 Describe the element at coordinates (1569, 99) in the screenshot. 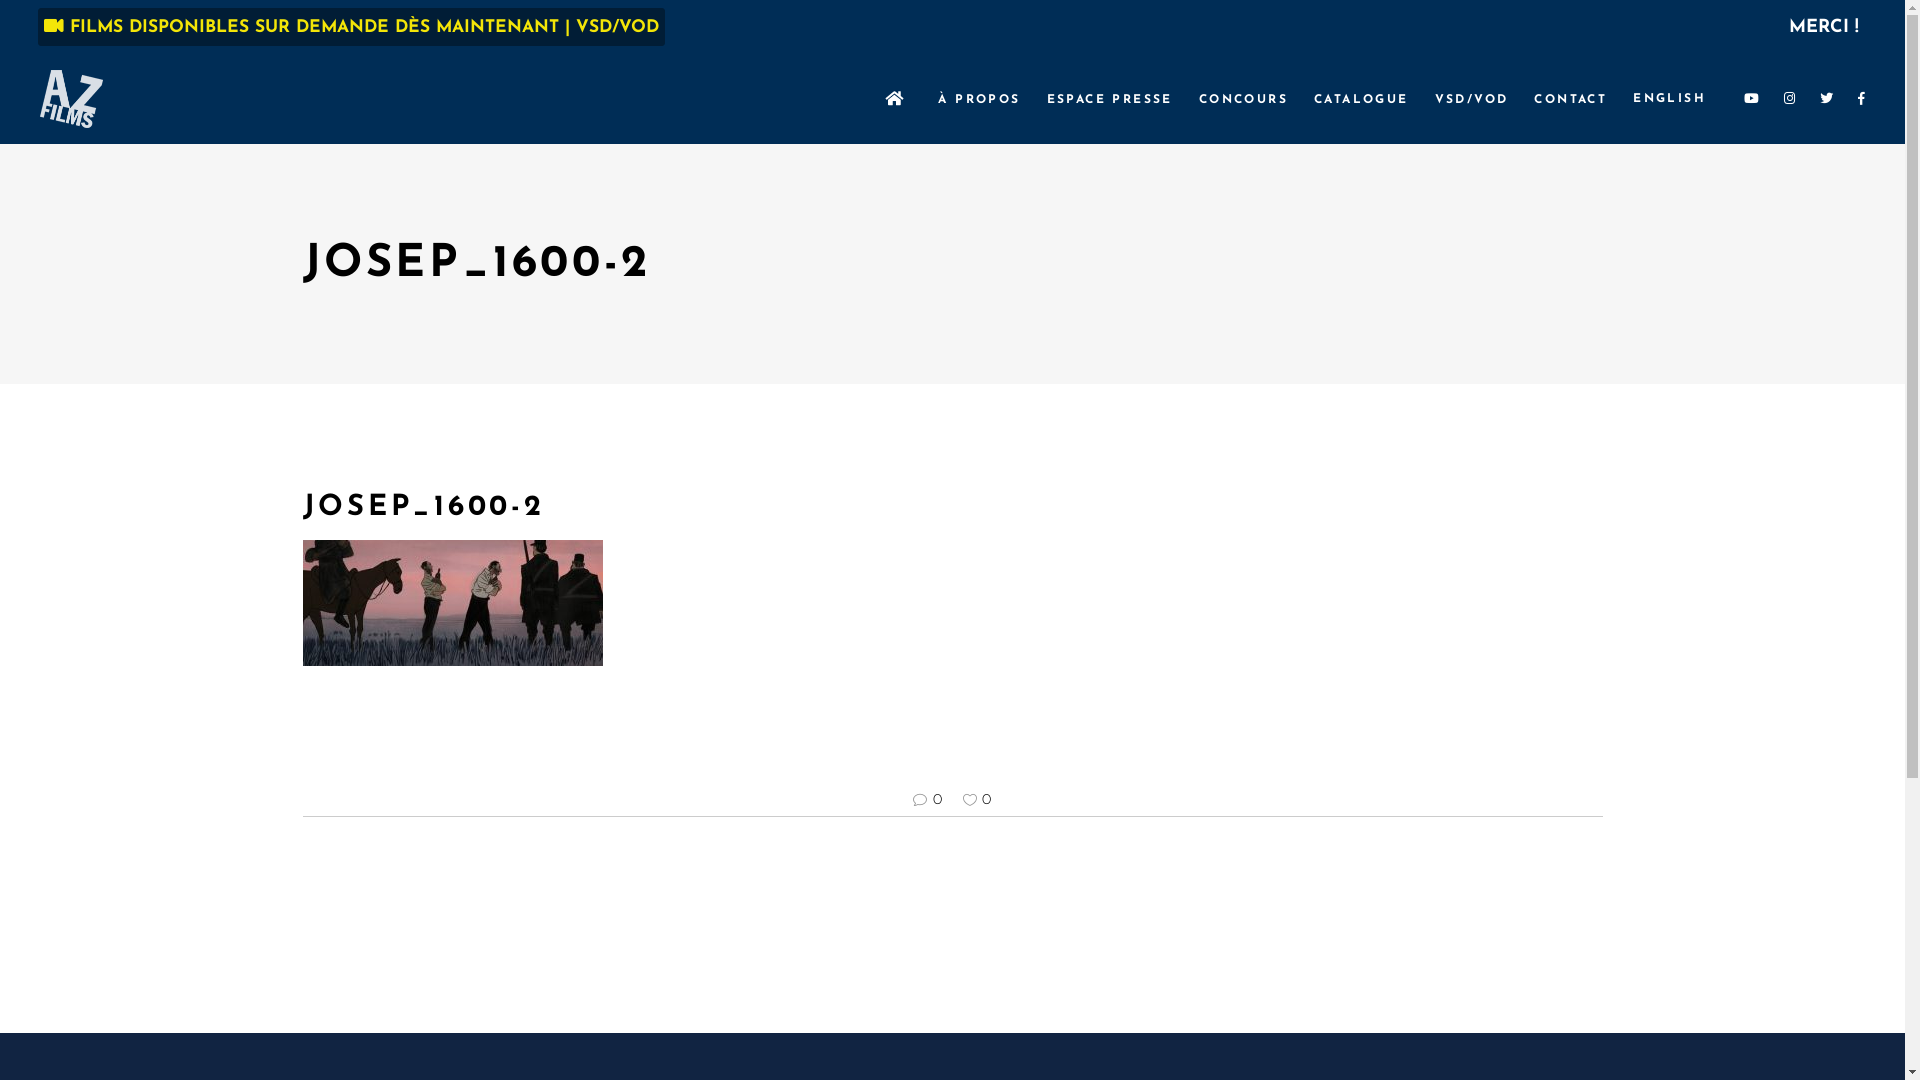

I see `'CONTACT'` at that location.